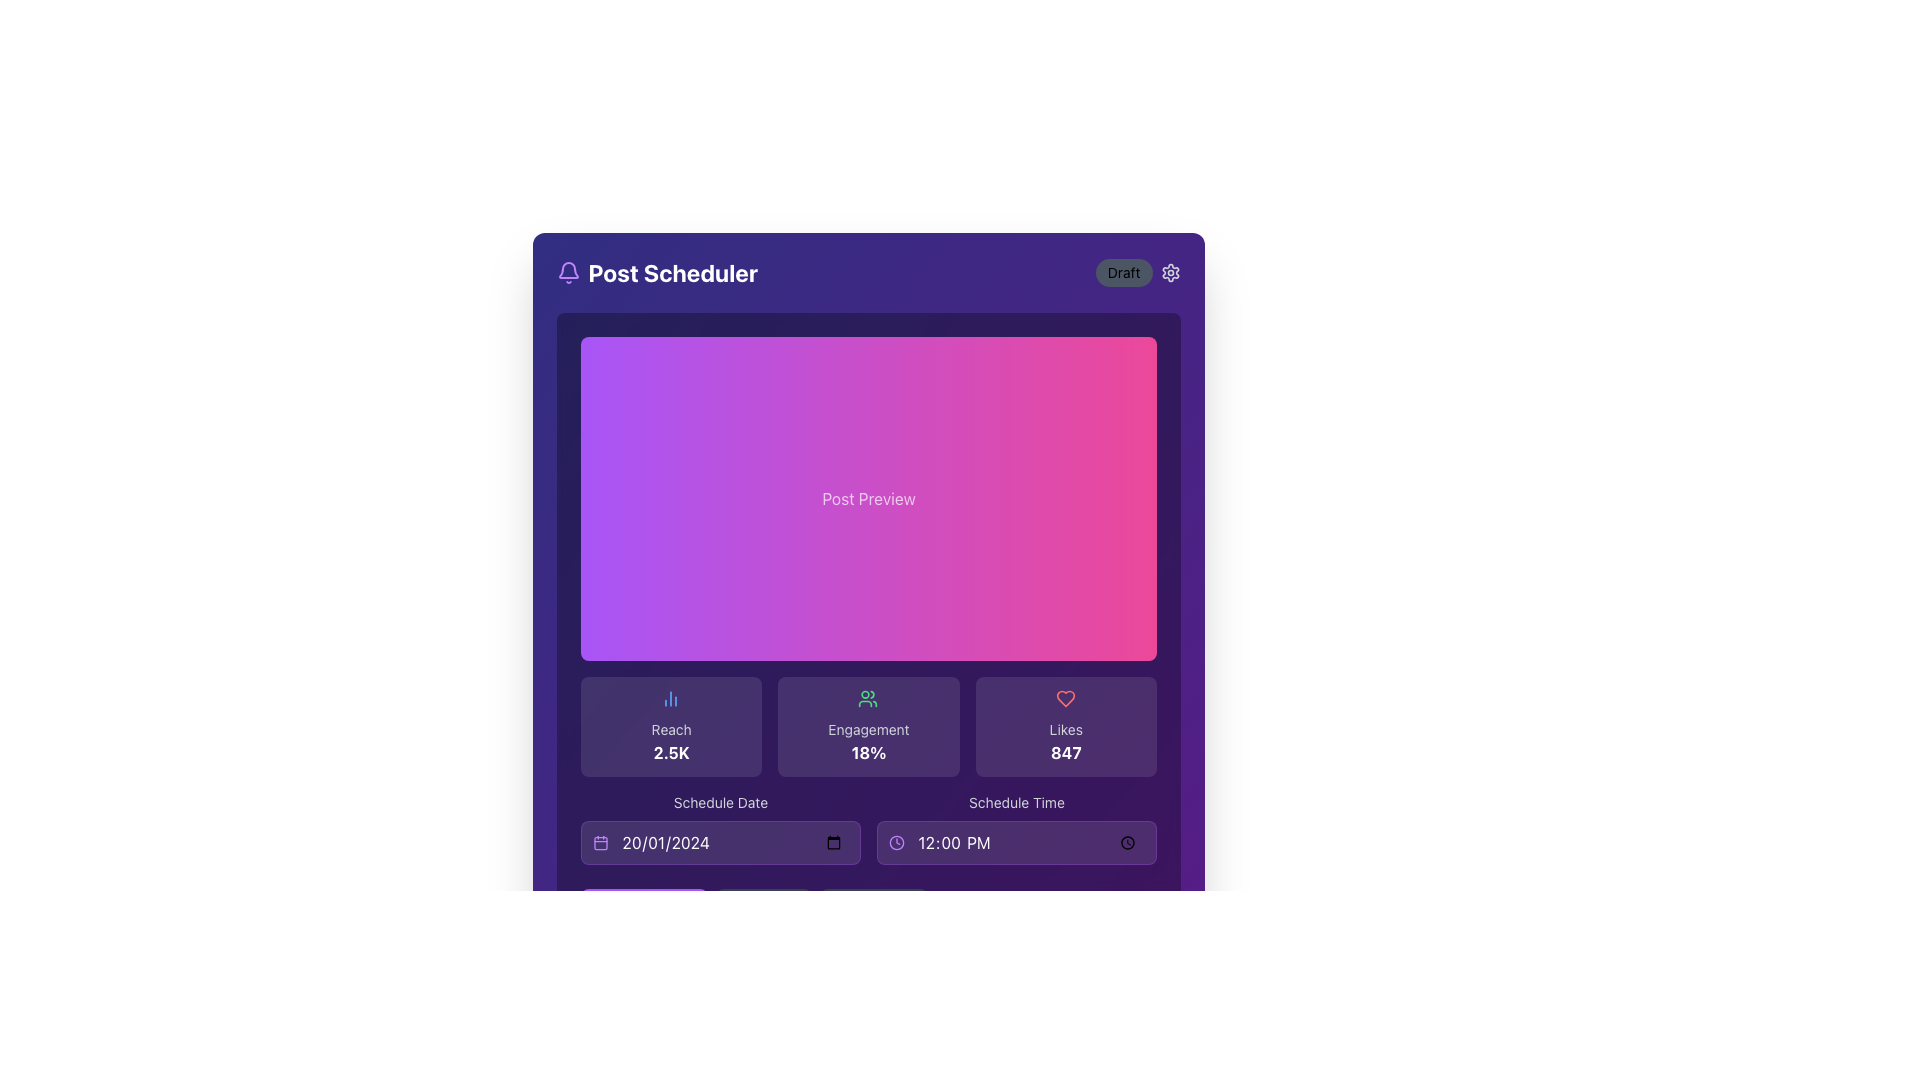 Image resolution: width=1920 pixels, height=1080 pixels. What do you see at coordinates (720, 829) in the screenshot?
I see `the calendar icon located in the text display for the scheduled date` at bounding box center [720, 829].